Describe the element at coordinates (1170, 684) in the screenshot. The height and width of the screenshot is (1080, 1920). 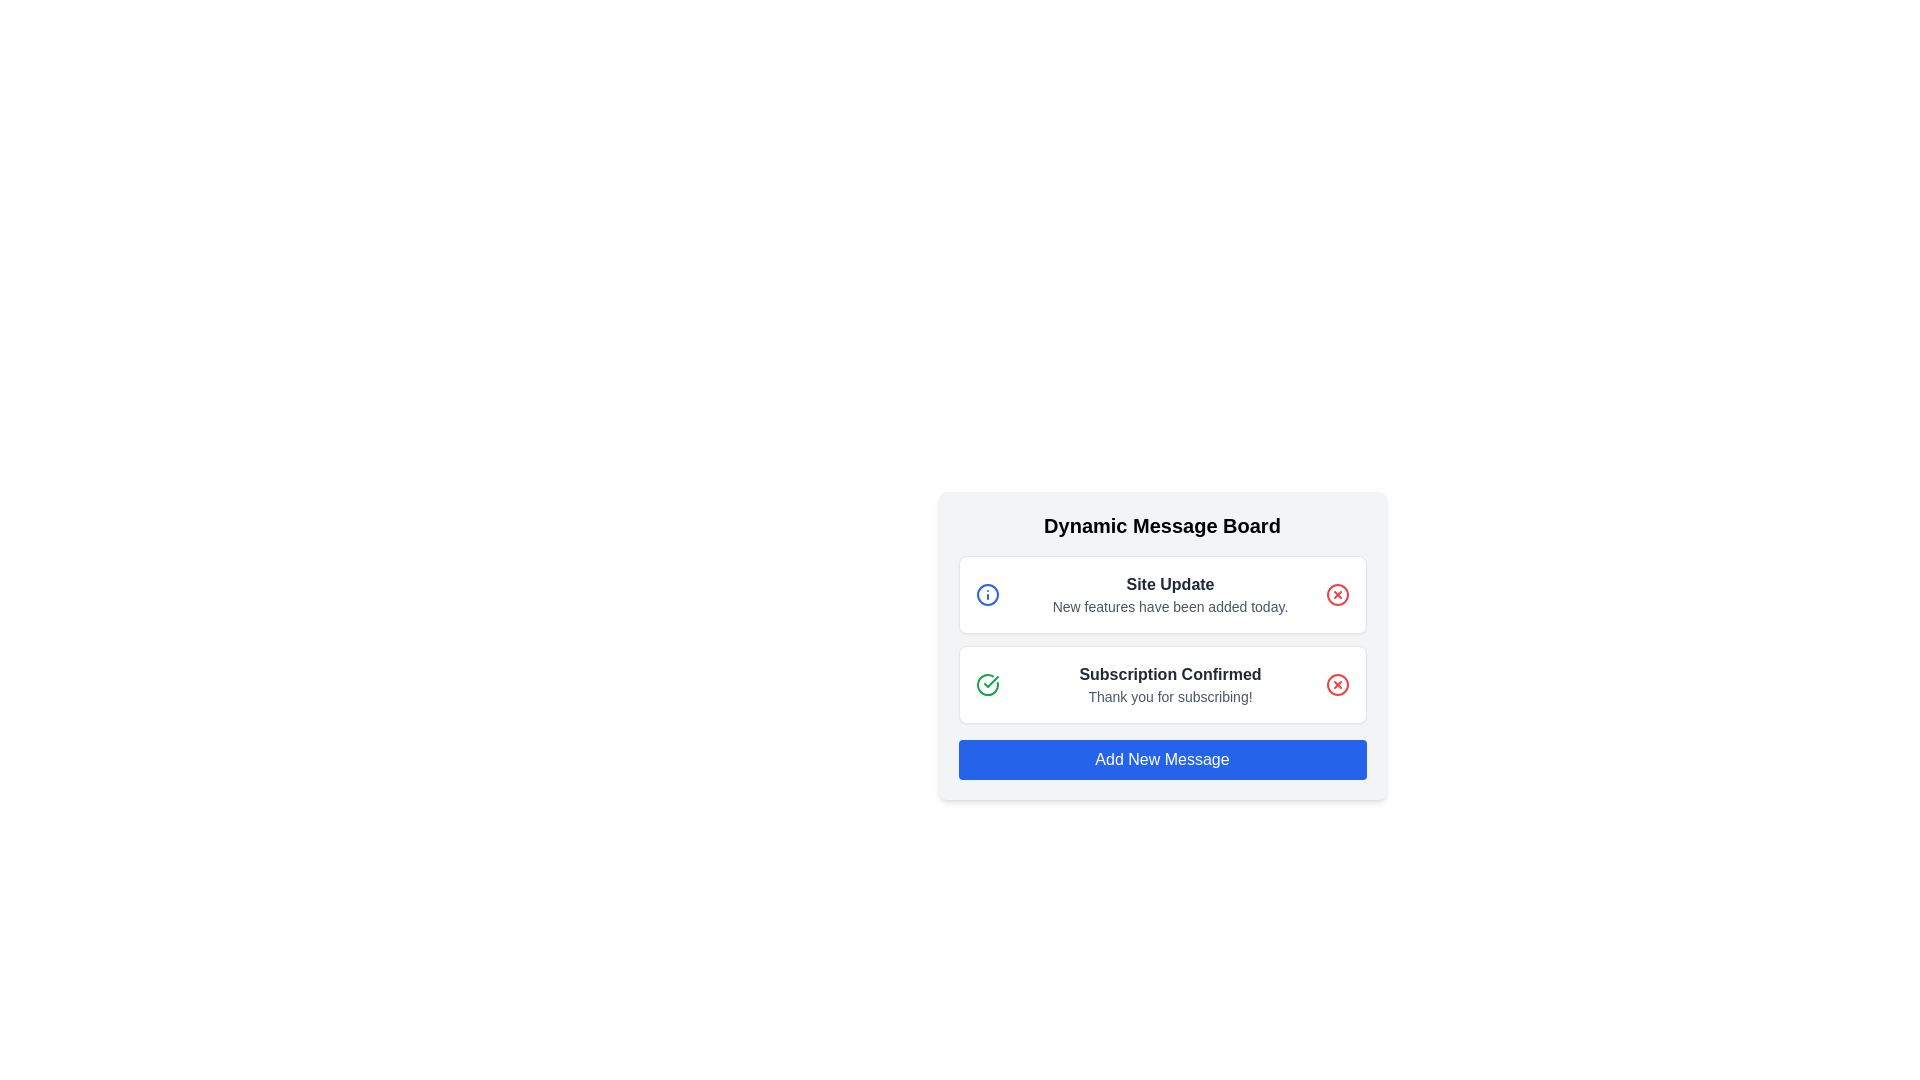
I see `the informational text display element that confirms the user's subscription, located centrally in the second row of notification cards` at that location.